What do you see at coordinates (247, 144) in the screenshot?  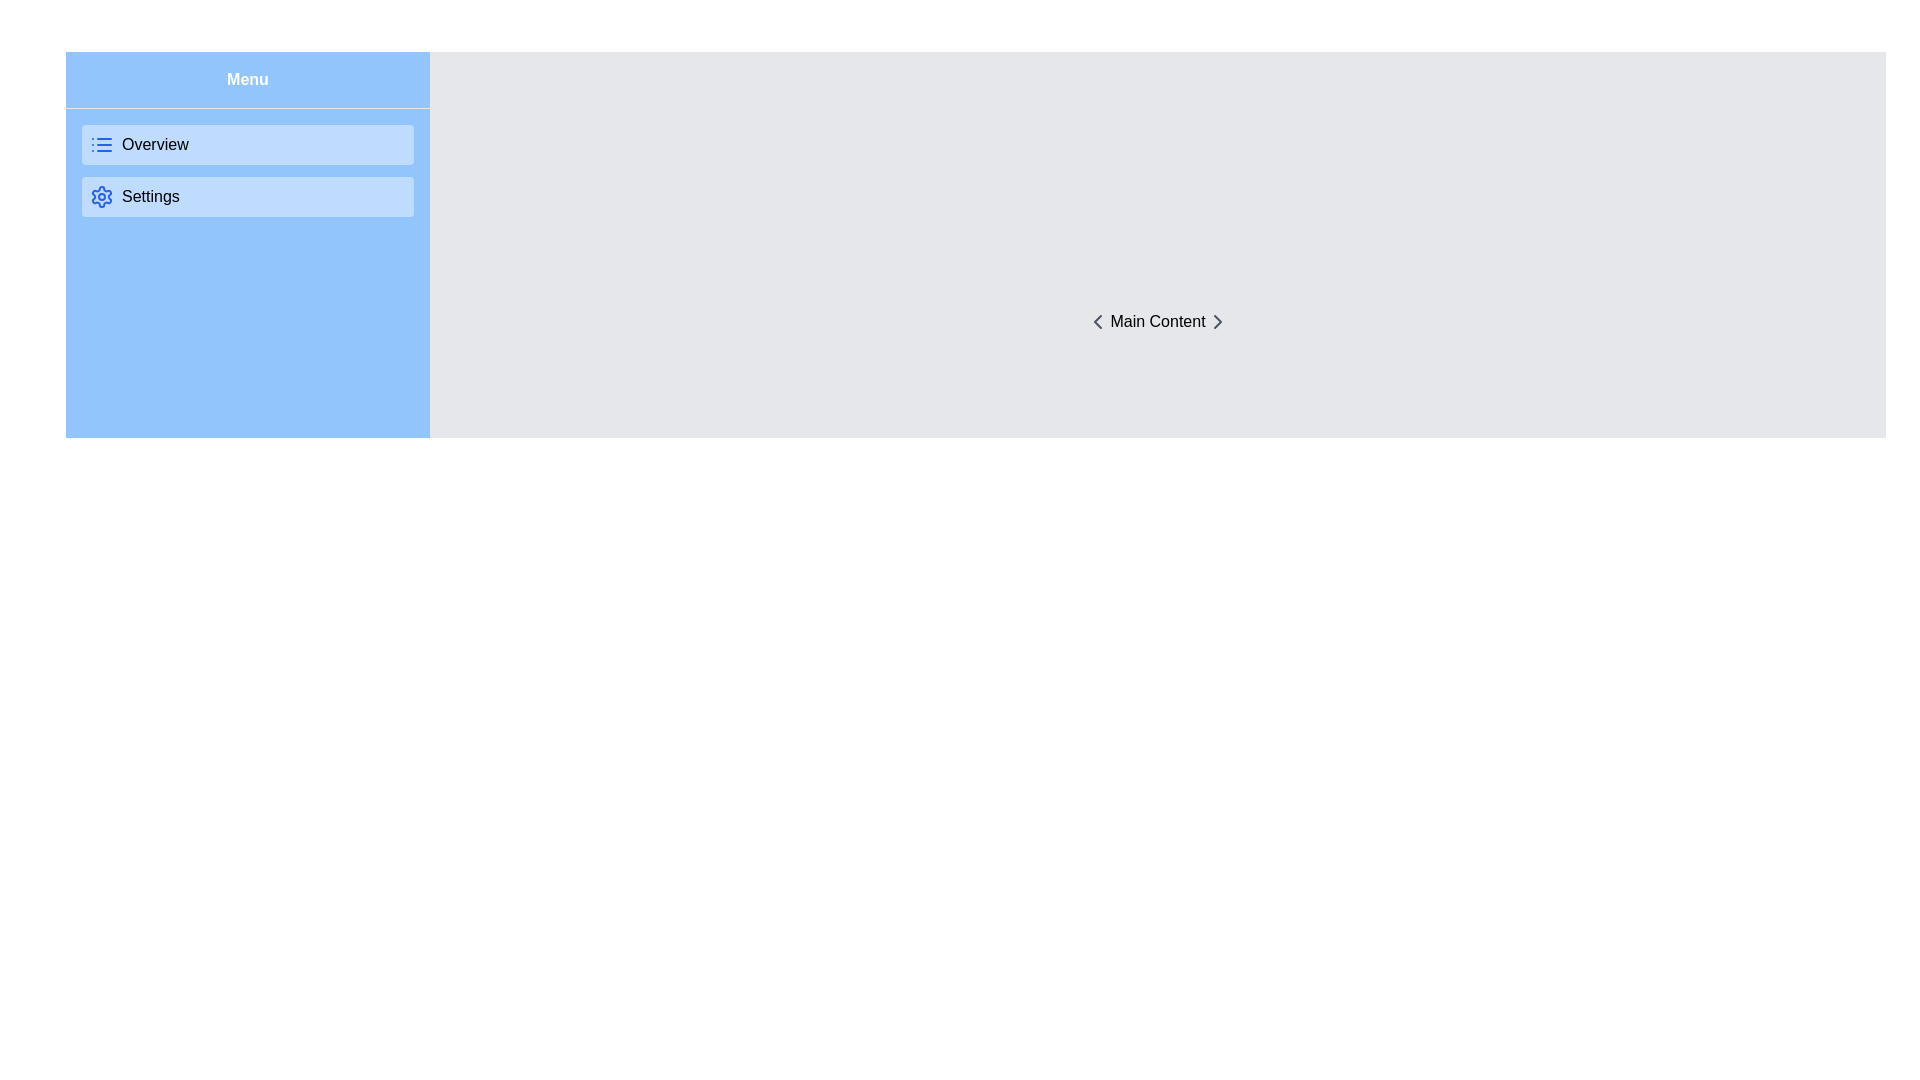 I see `the first button in the vertical menu on the left side of the interface` at bounding box center [247, 144].